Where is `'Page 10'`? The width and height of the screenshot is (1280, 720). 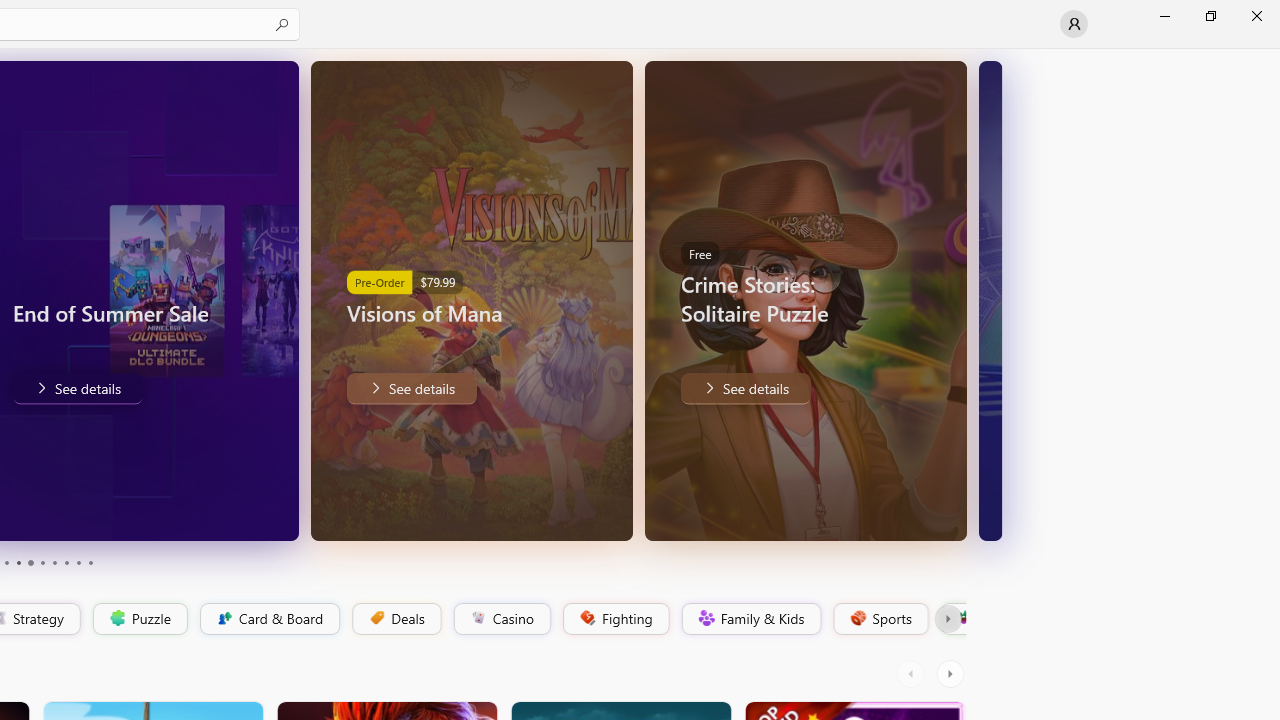 'Page 10' is located at coordinates (89, 563).